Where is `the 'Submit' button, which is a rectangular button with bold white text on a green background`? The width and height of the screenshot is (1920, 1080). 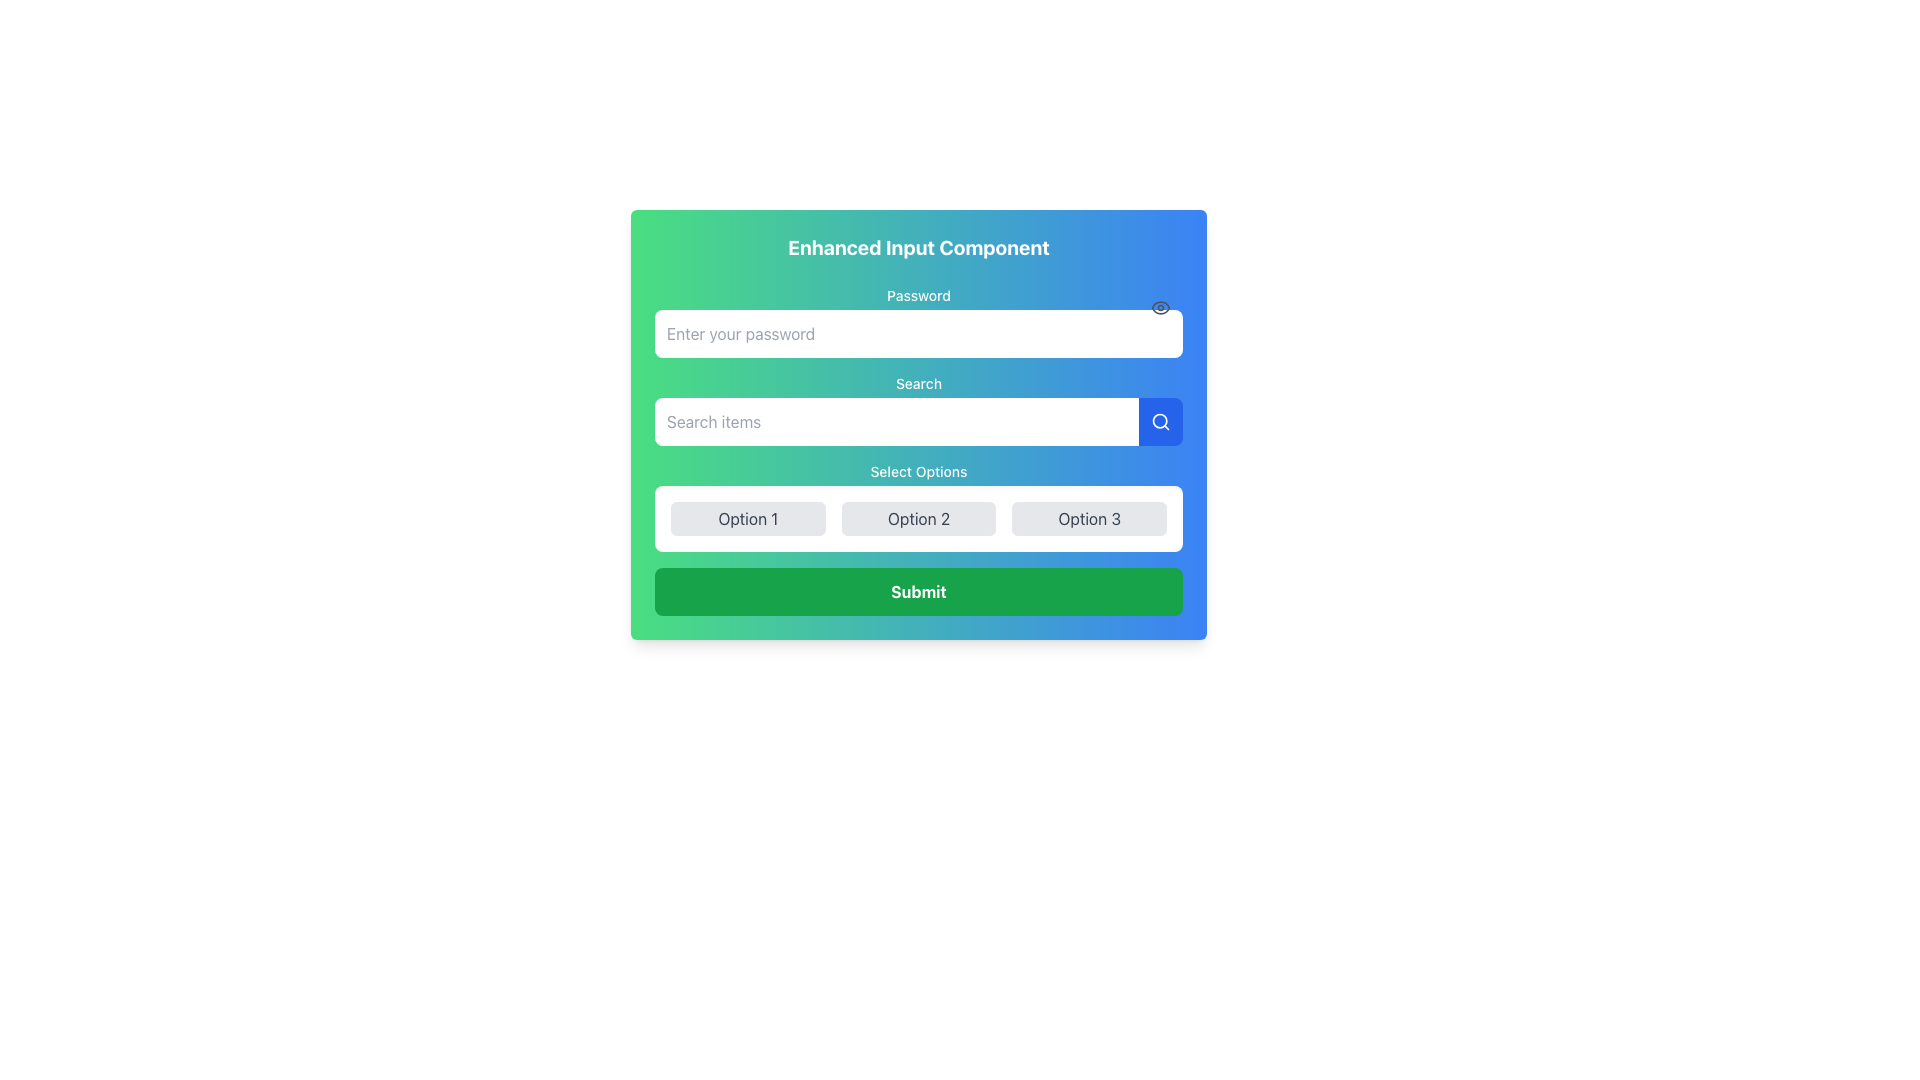
the 'Submit' button, which is a rectangular button with bold white text on a green background is located at coordinates (917, 590).